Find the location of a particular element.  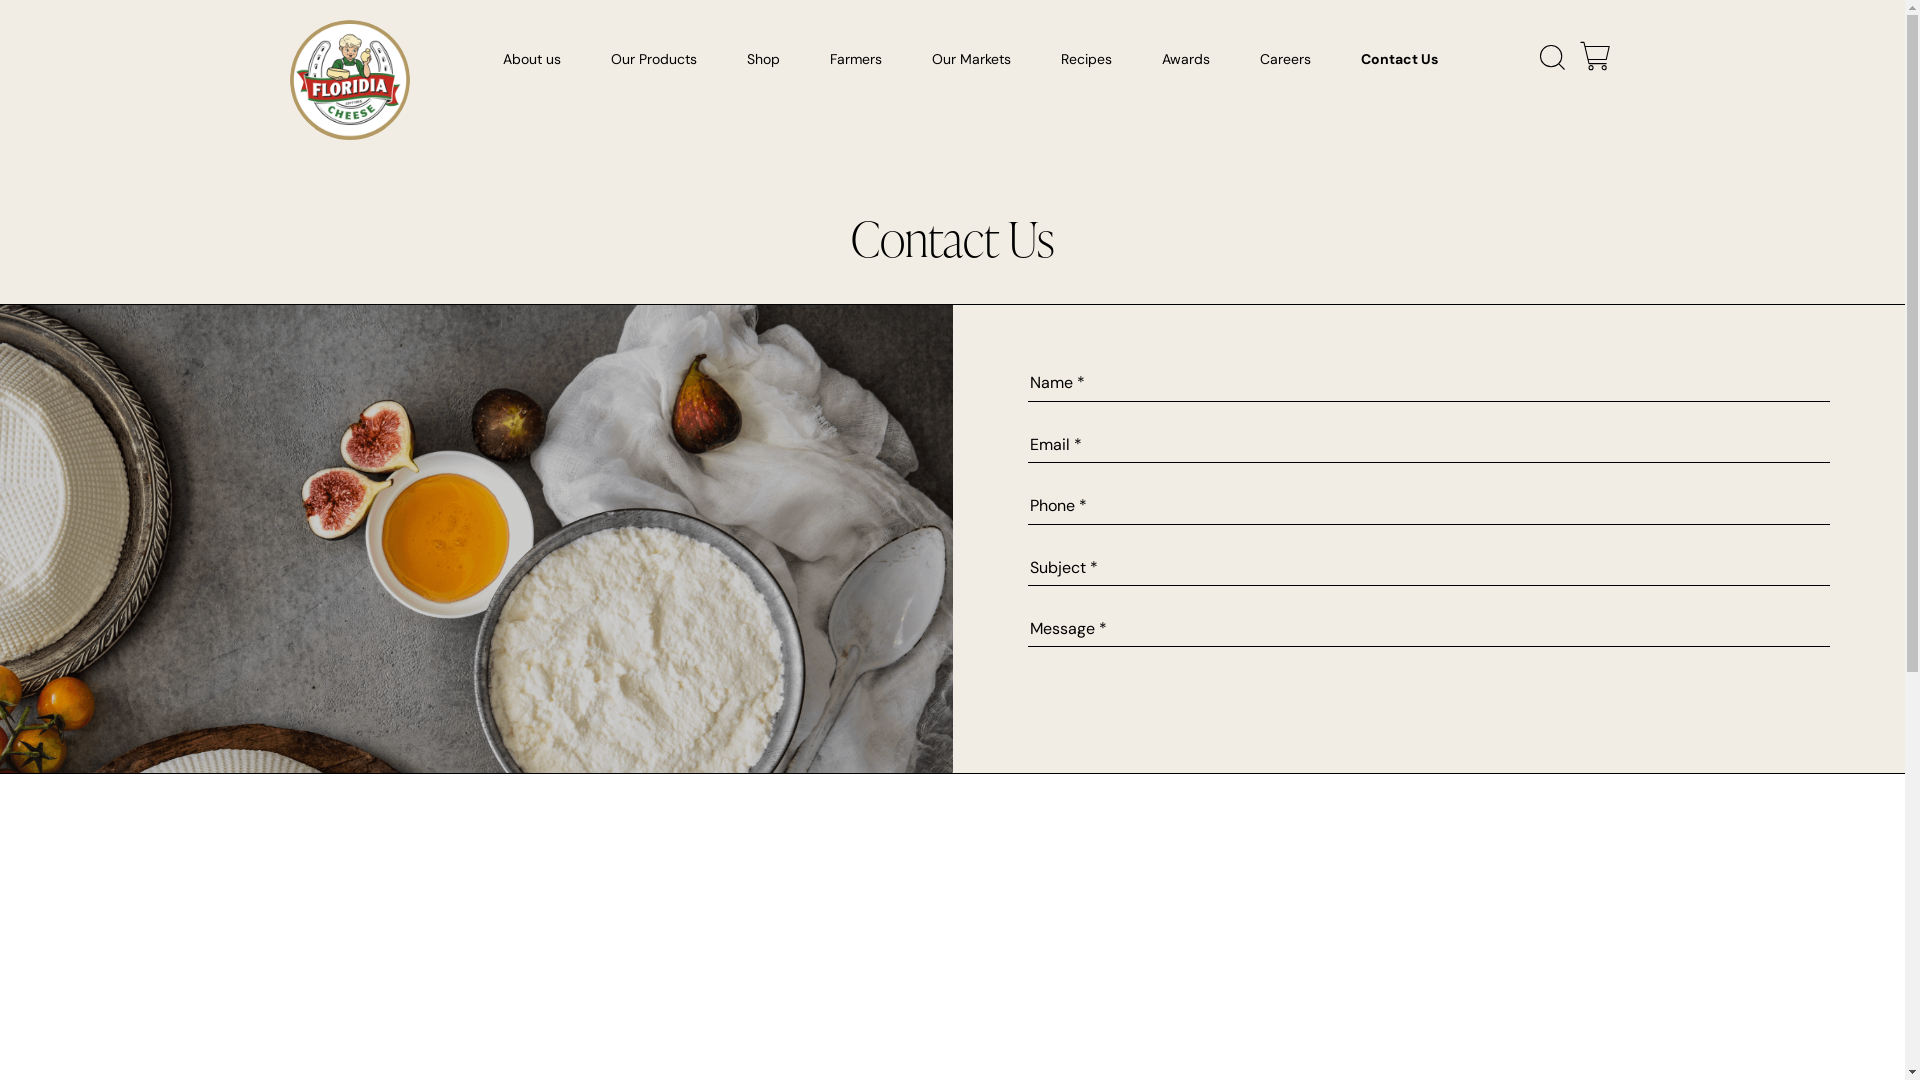

'About us' is located at coordinates (493, 64).